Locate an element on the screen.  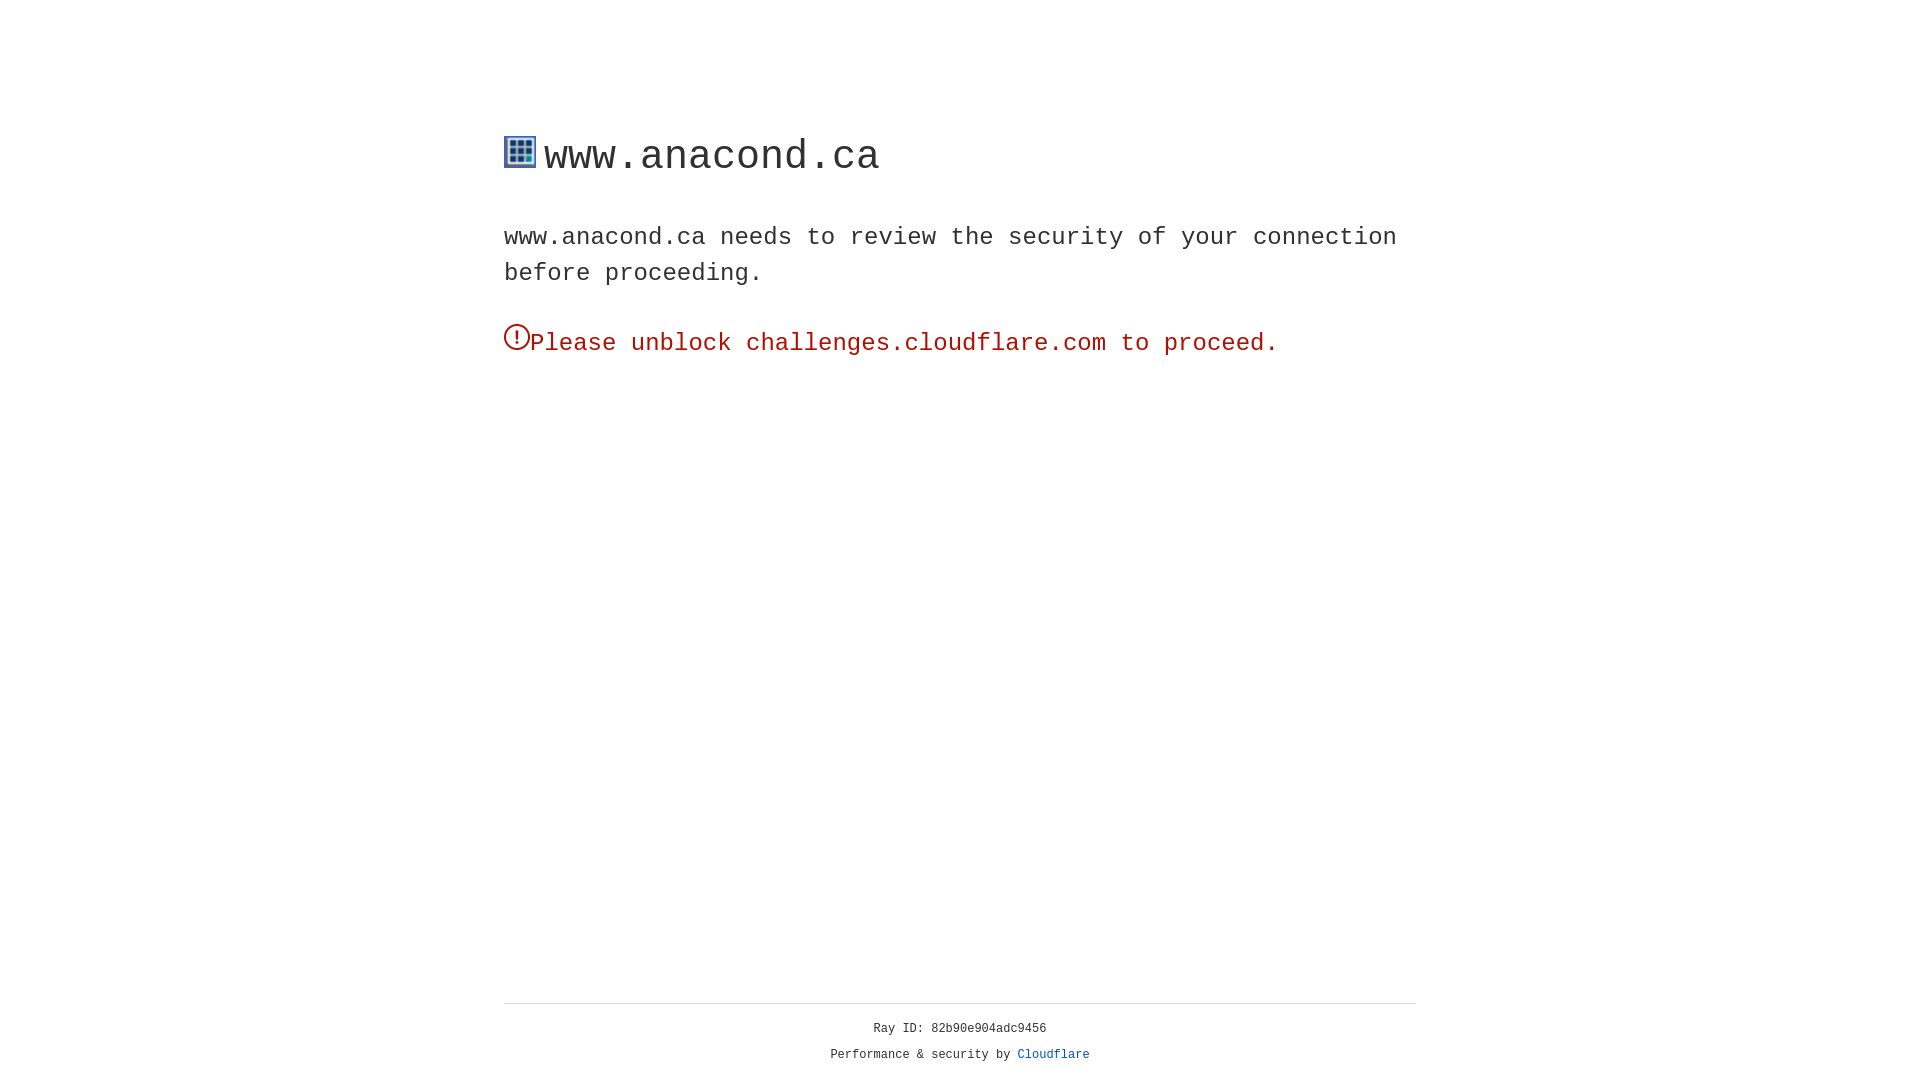
'Cloudflare' is located at coordinates (1053, 1054).